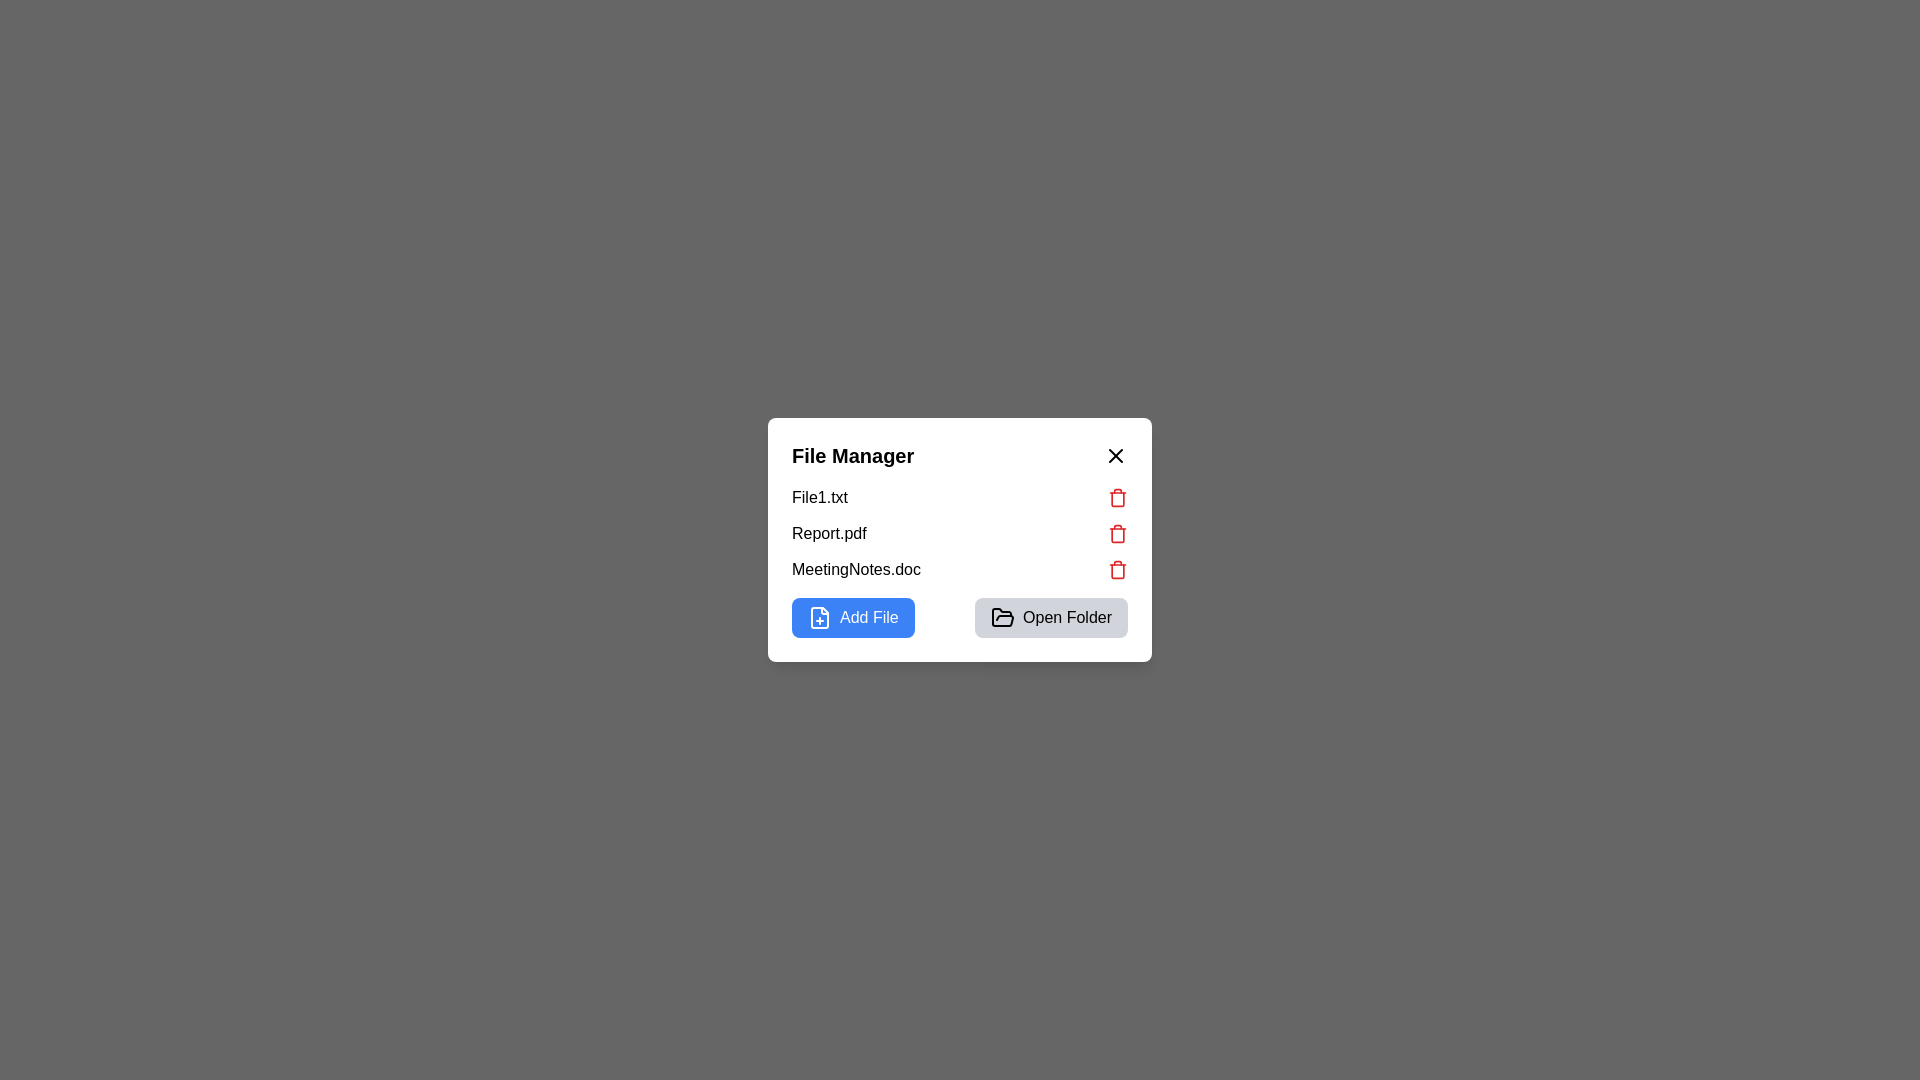 This screenshot has height=1080, width=1920. I want to click on the 'close' button icon located in the top-right corner of the 'File Manager' modal, so click(1115, 455).